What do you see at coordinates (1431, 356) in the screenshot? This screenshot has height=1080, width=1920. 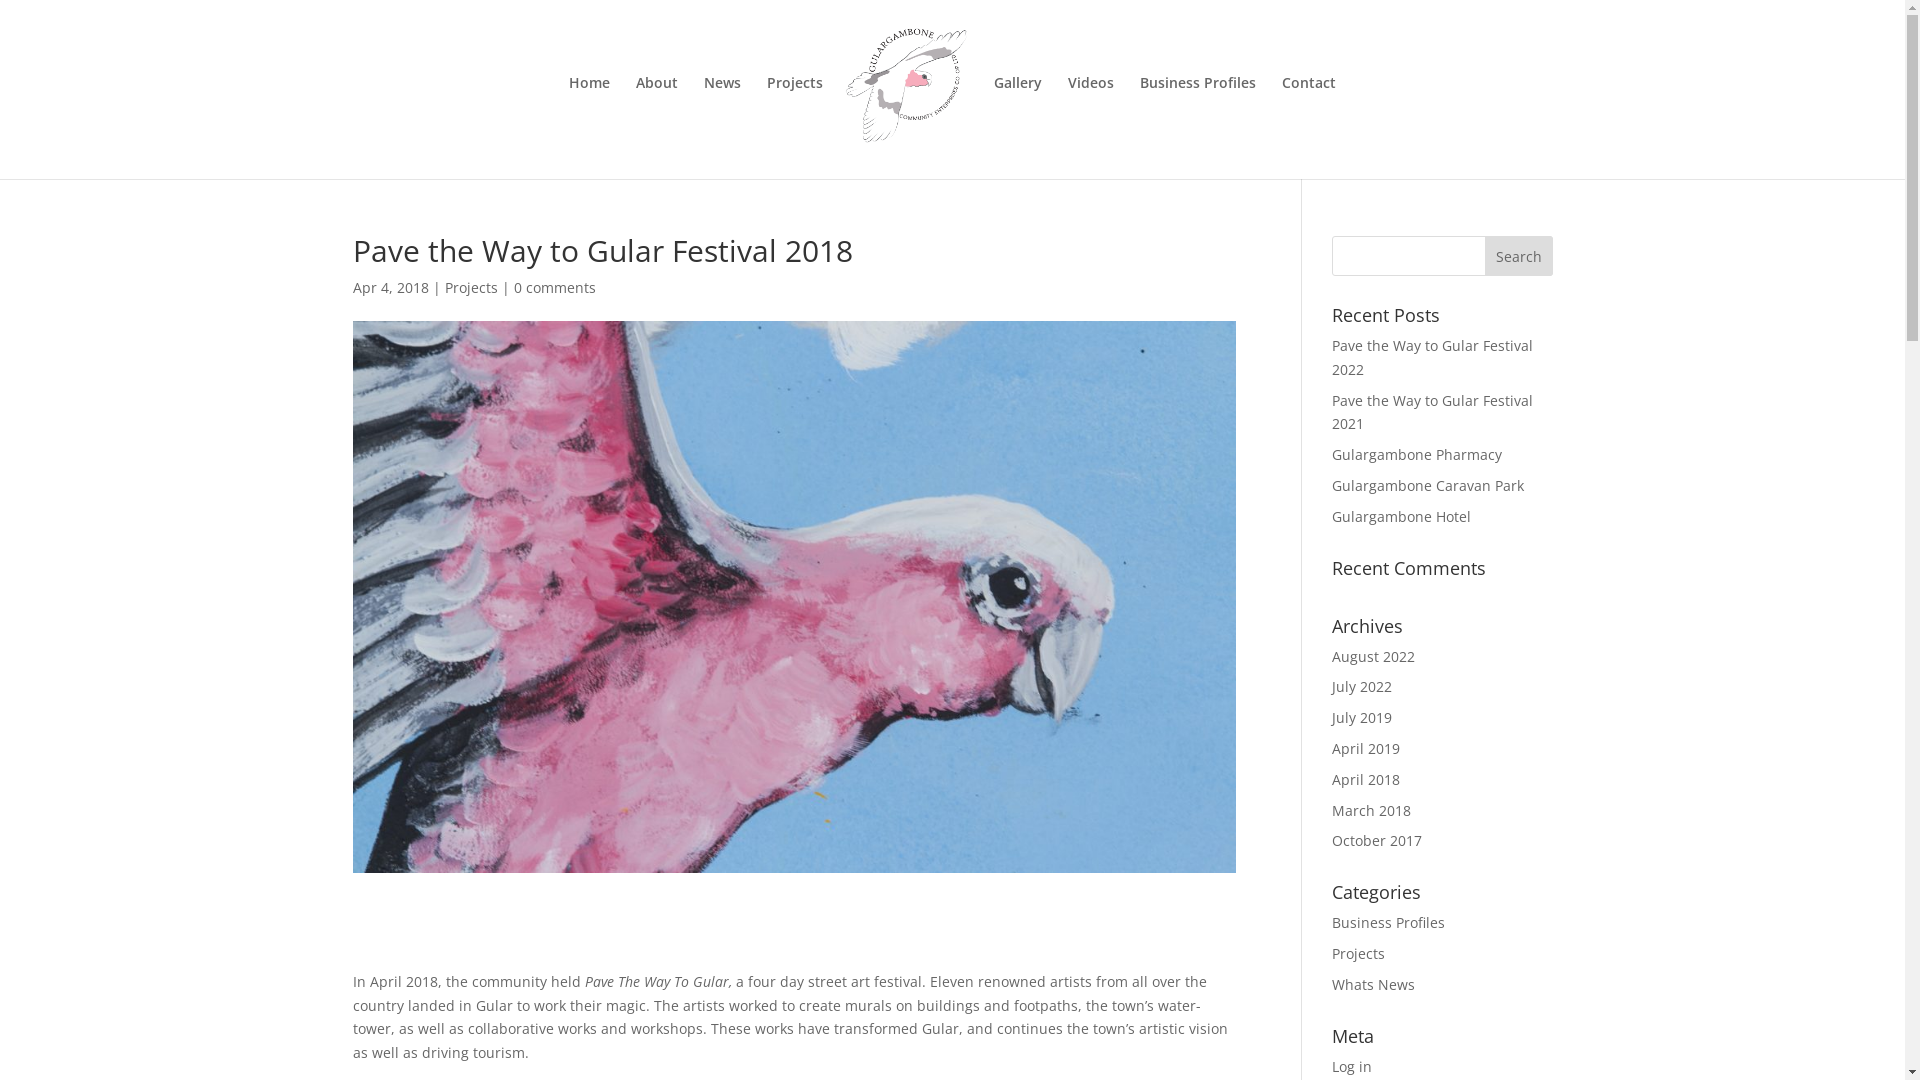 I see `'Pave the Way to Gular Festival 2022'` at bounding box center [1431, 356].